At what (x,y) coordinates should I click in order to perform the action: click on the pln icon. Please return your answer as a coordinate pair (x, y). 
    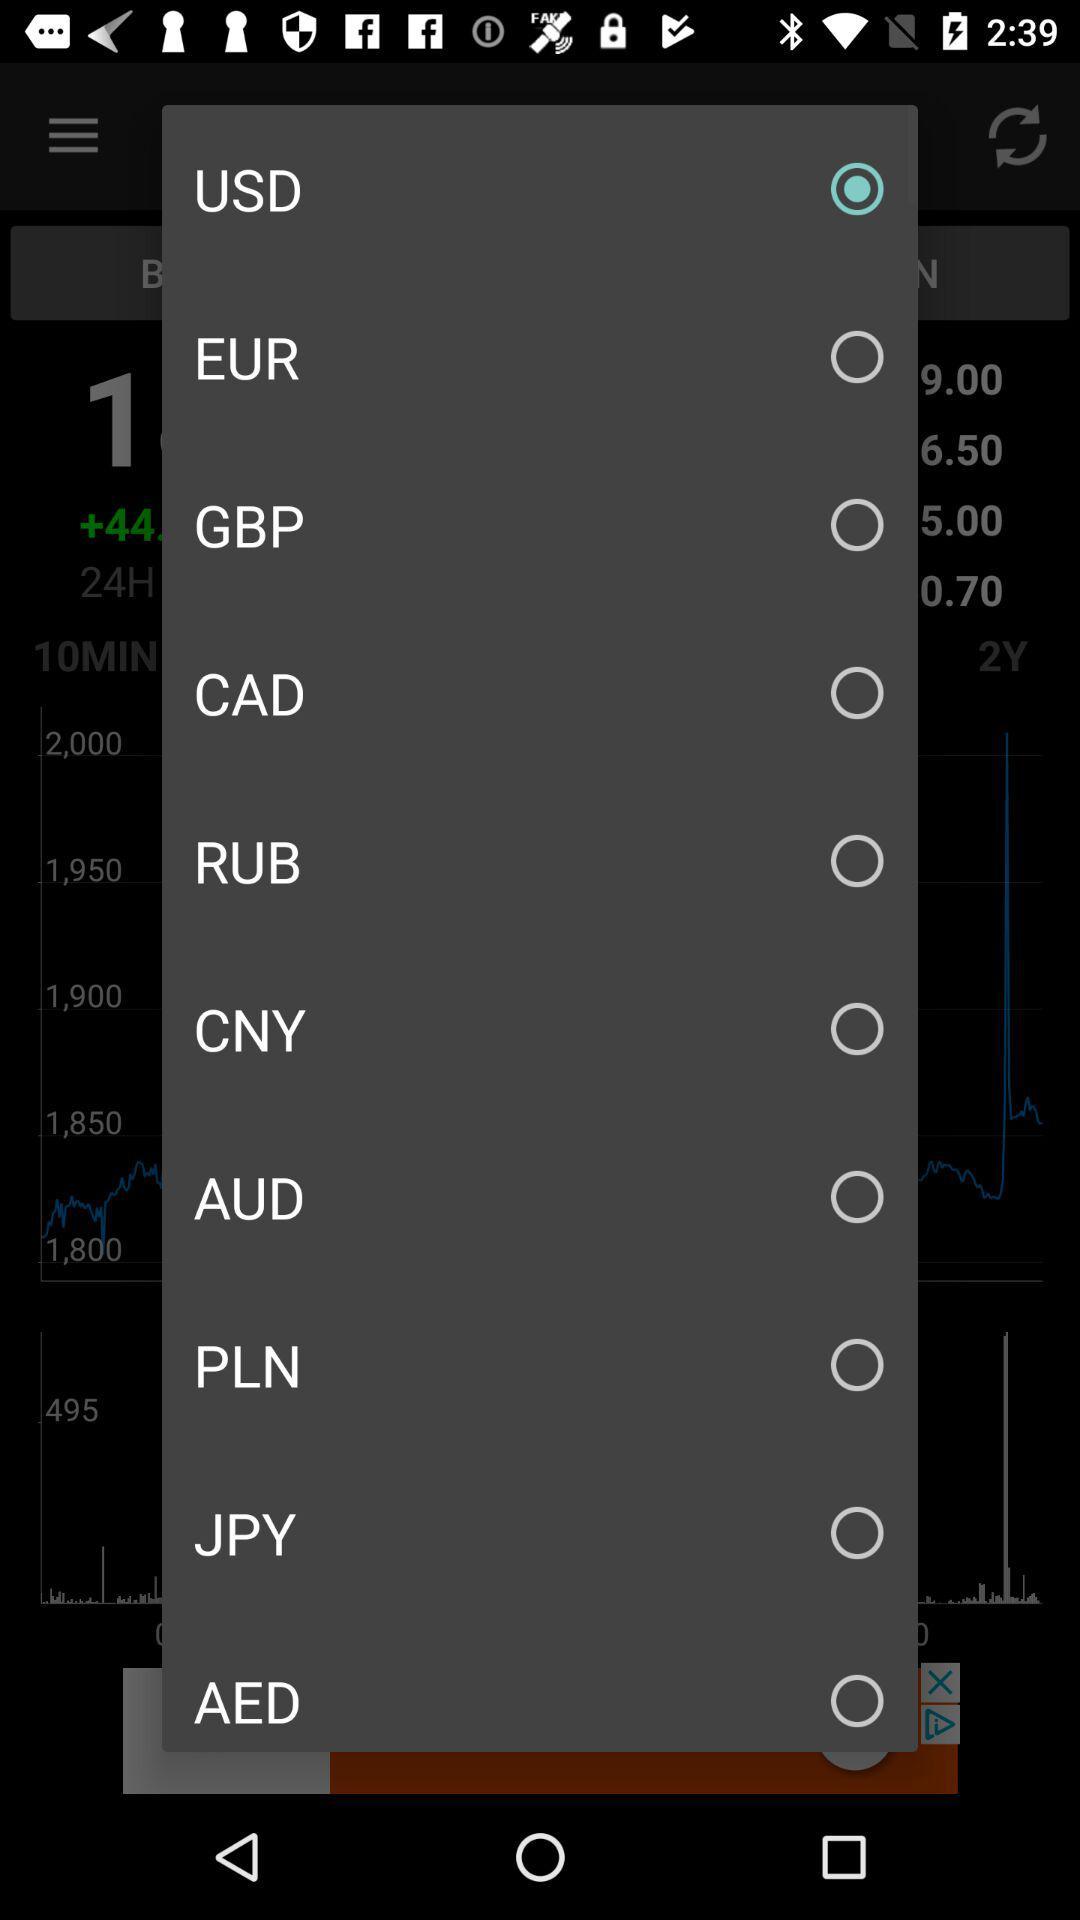
    Looking at the image, I should click on (540, 1363).